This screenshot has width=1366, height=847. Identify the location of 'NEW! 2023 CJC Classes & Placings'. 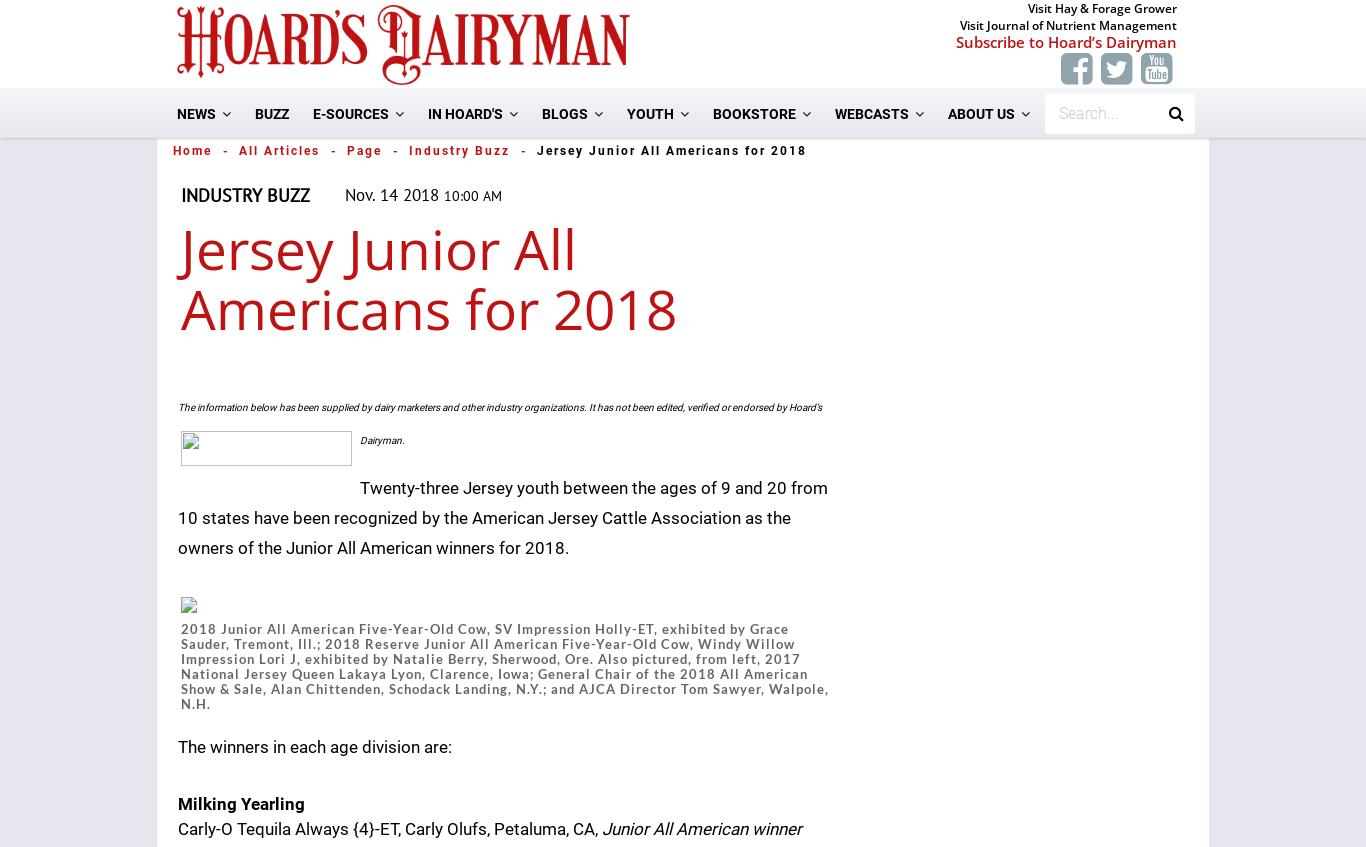
(774, 256).